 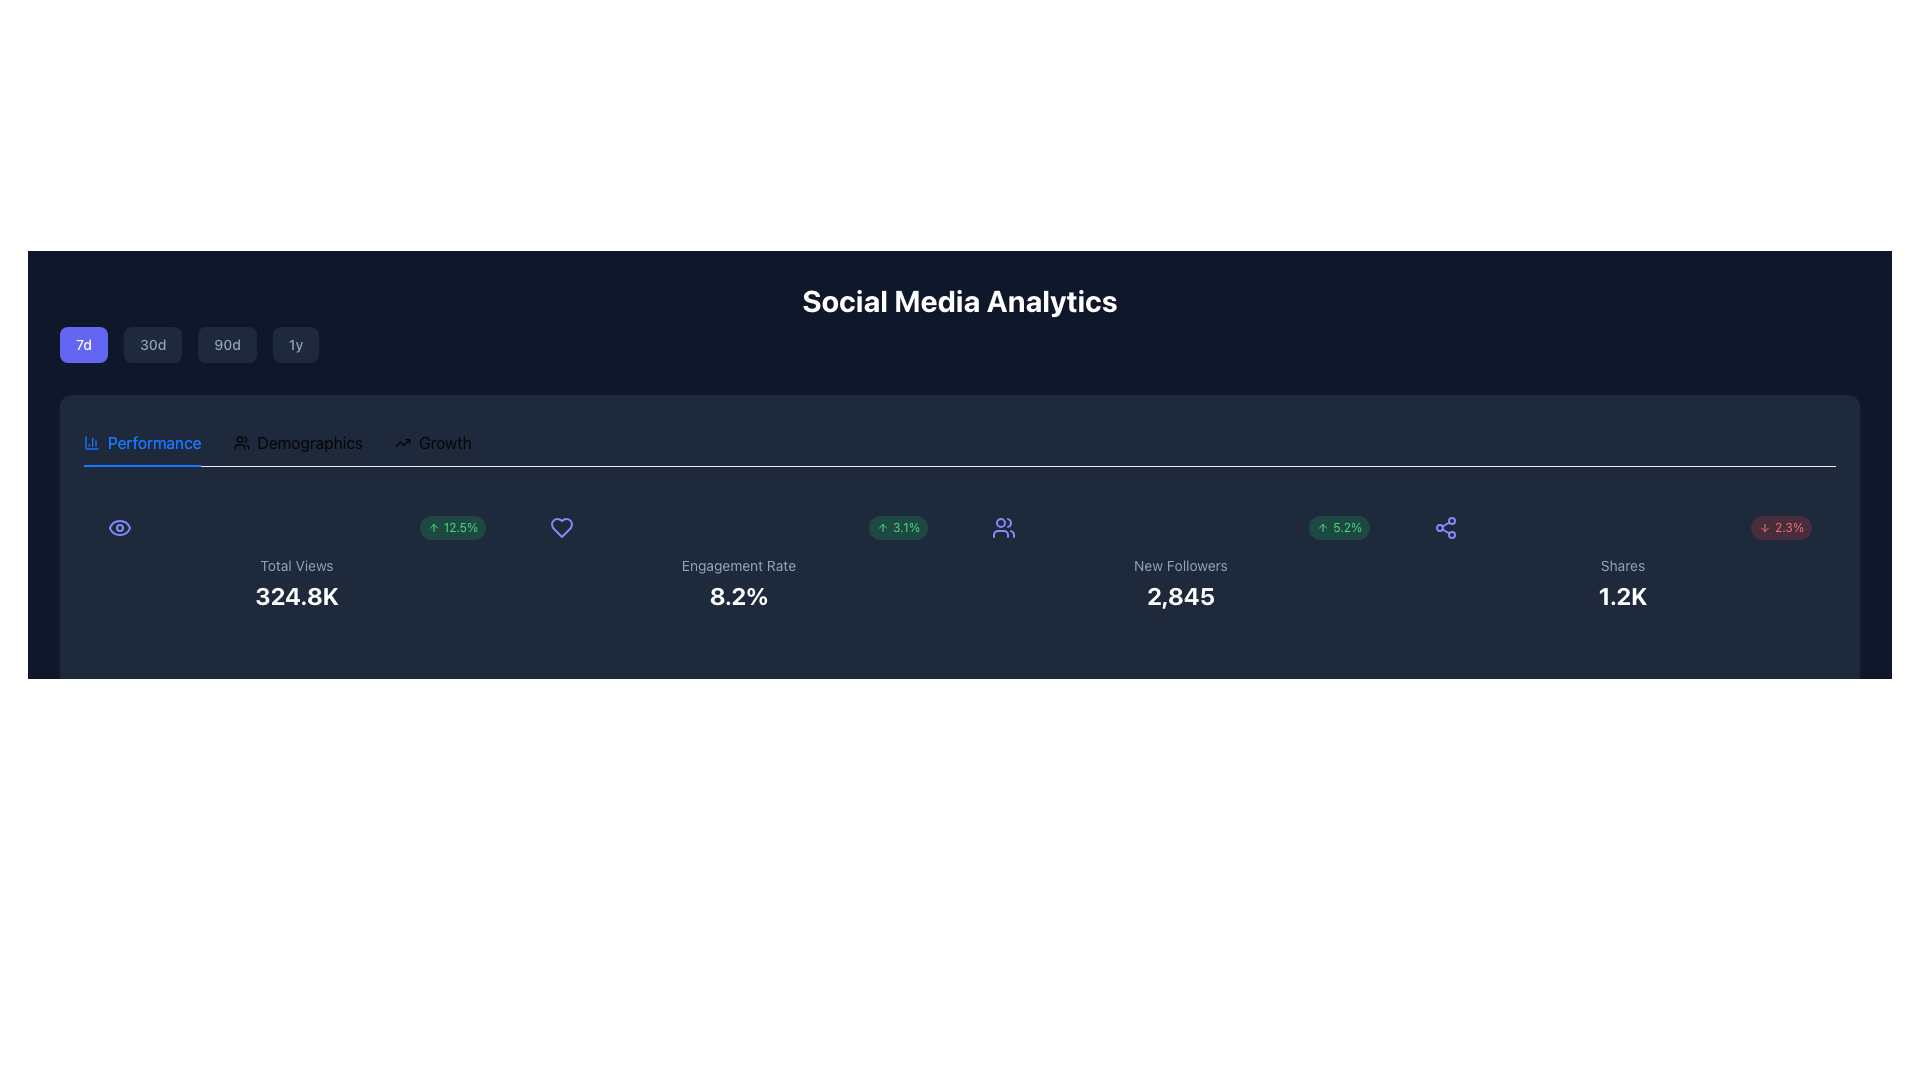 What do you see at coordinates (276, 442) in the screenshot?
I see `the central tab navigation item that displays demographic-related data, located between 'Performance' and 'Growth' in the upper section of the interface` at bounding box center [276, 442].